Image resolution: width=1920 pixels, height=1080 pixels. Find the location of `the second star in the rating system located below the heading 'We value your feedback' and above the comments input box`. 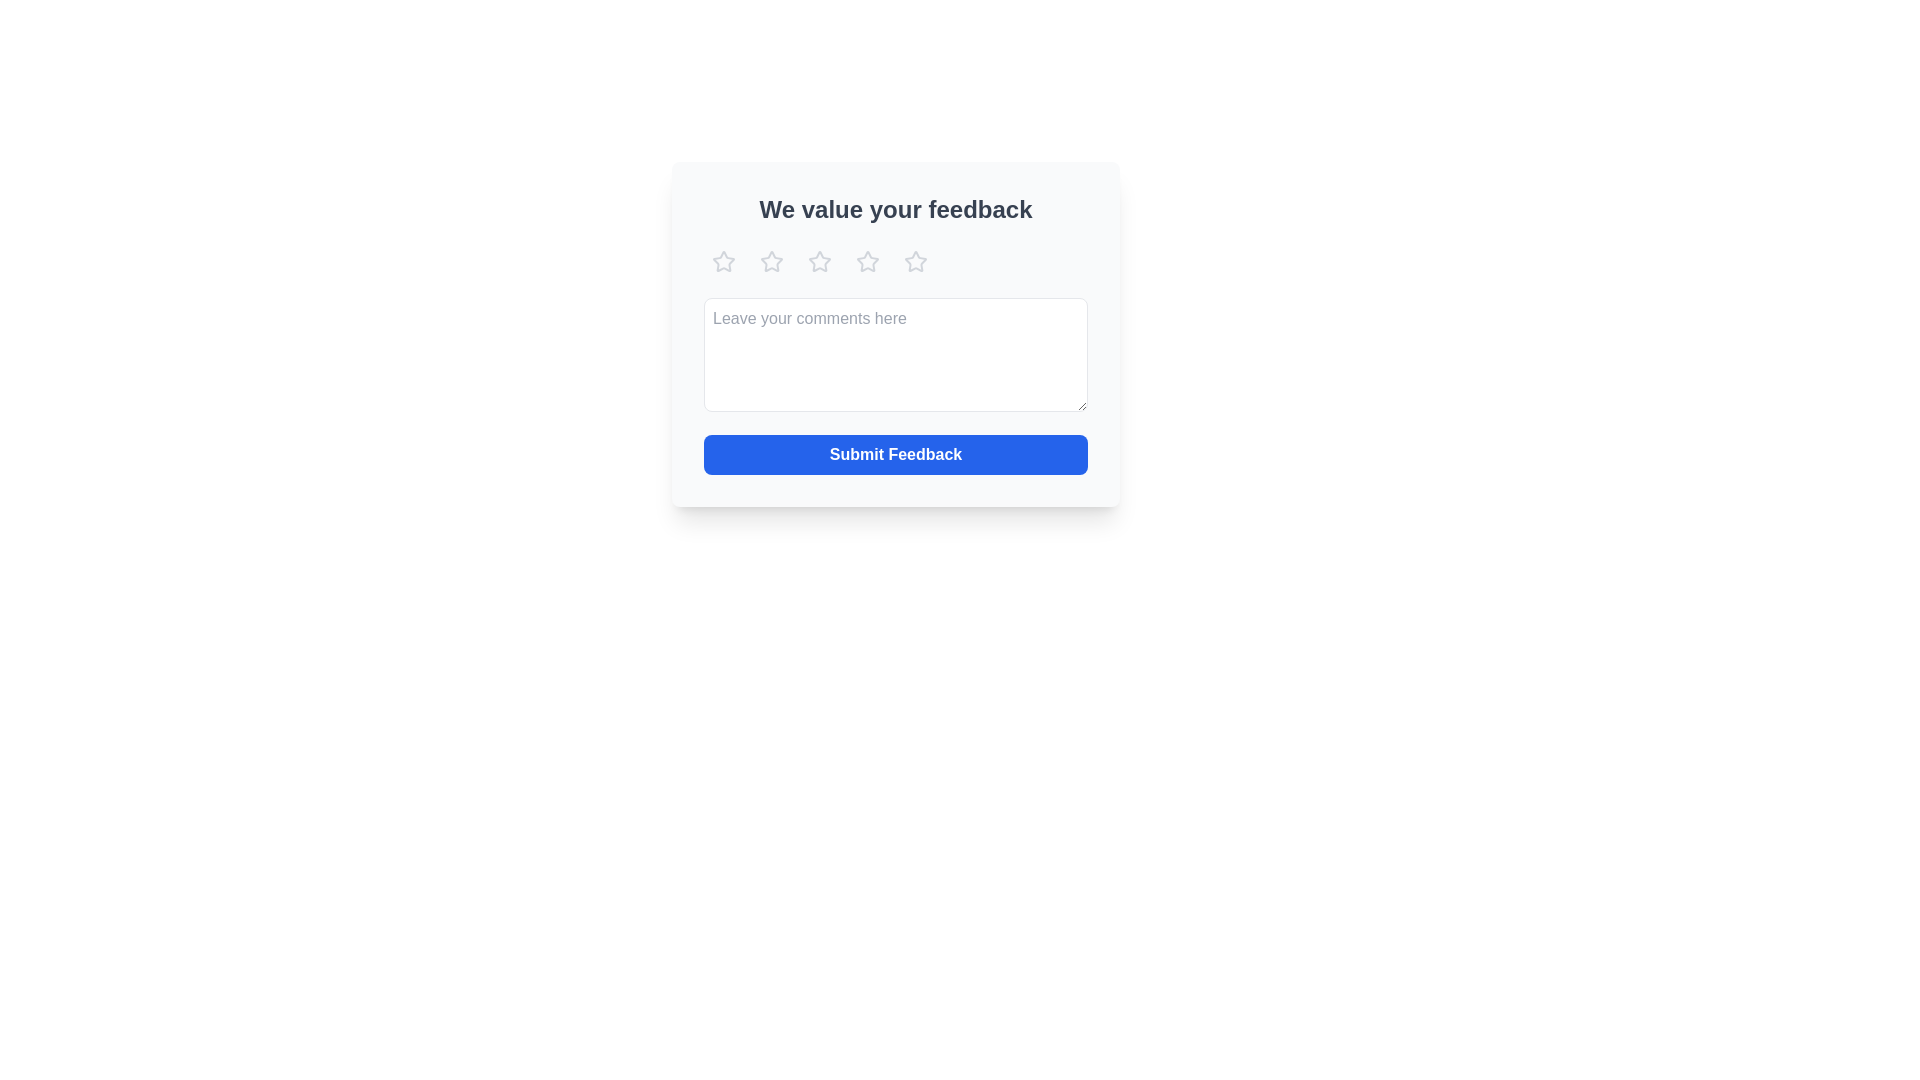

the second star in the rating system located below the heading 'We value your feedback' and above the comments input box is located at coordinates (820, 261).